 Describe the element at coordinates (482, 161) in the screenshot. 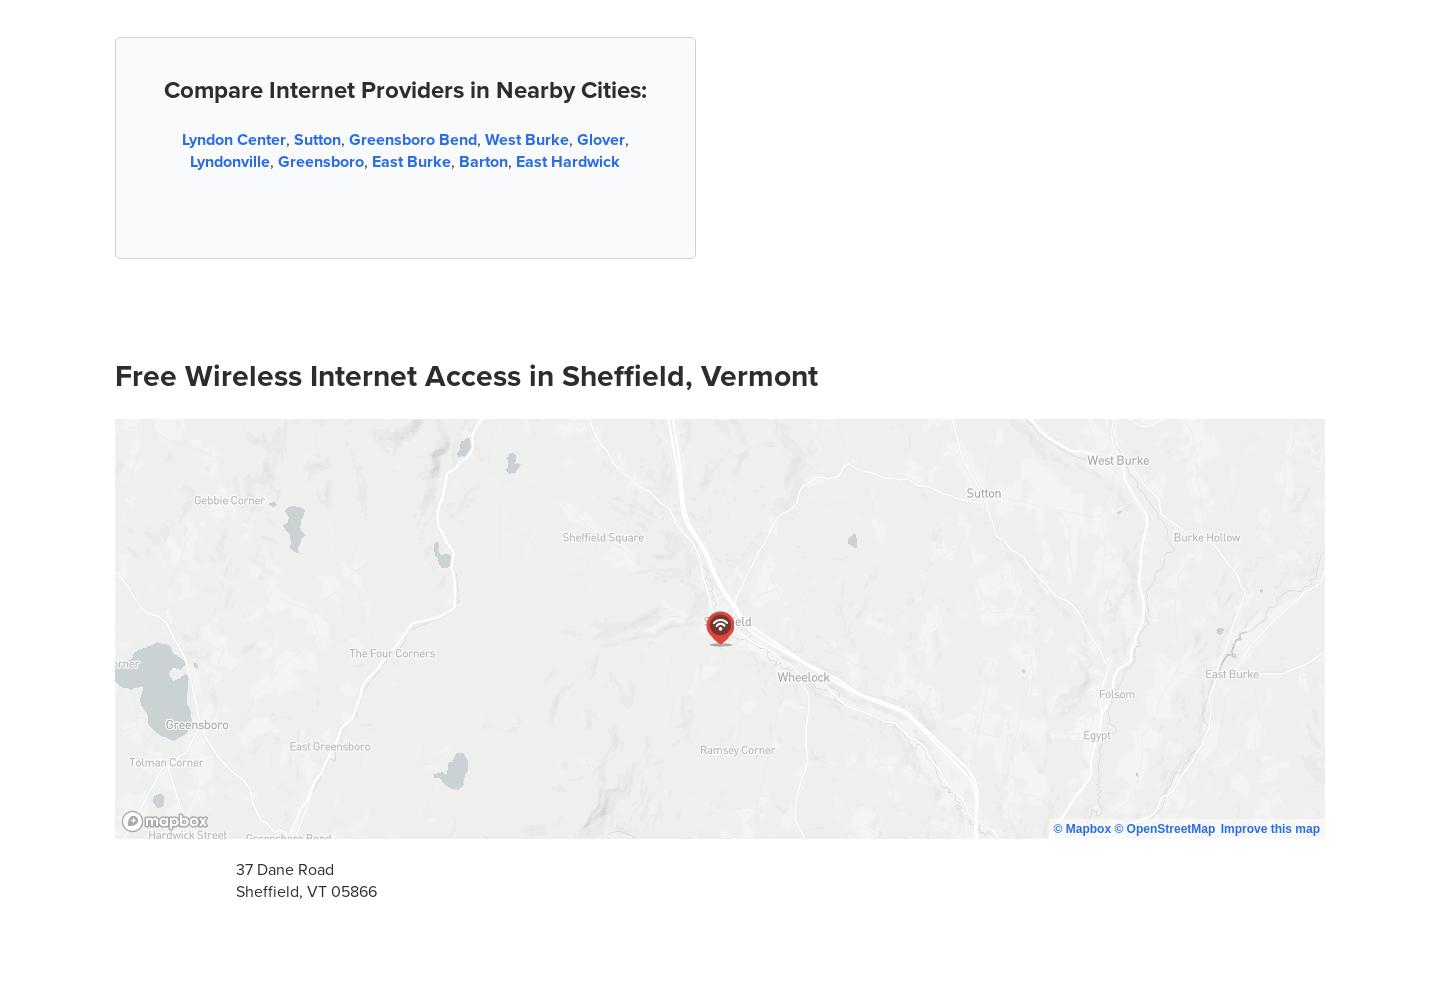

I see `'Barton'` at that location.